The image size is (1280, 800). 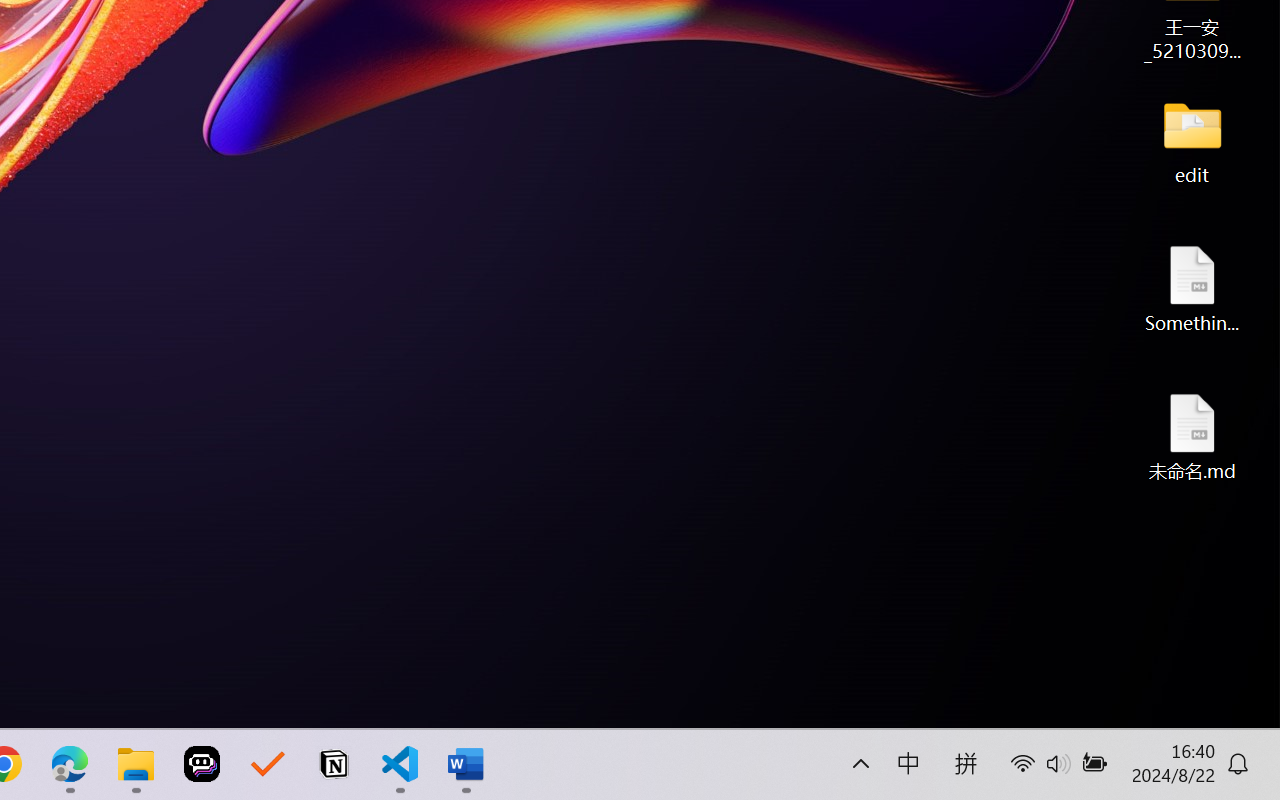 What do you see at coordinates (334, 764) in the screenshot?
I see `'Notion'` at bounding box center [334, 764].